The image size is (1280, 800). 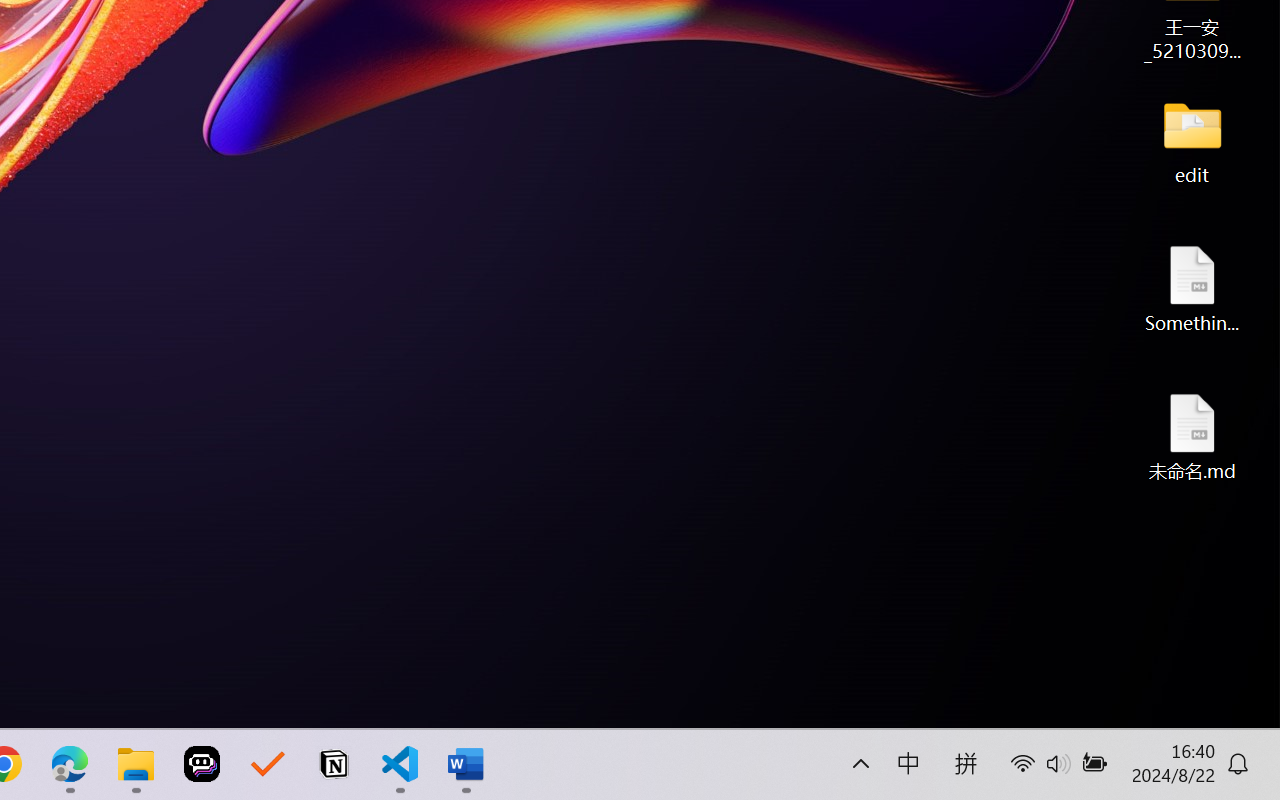 What do you see at coordinates (334, 764) in the screenshot?
I see `'Notion'` at bounding box center [334, 764].